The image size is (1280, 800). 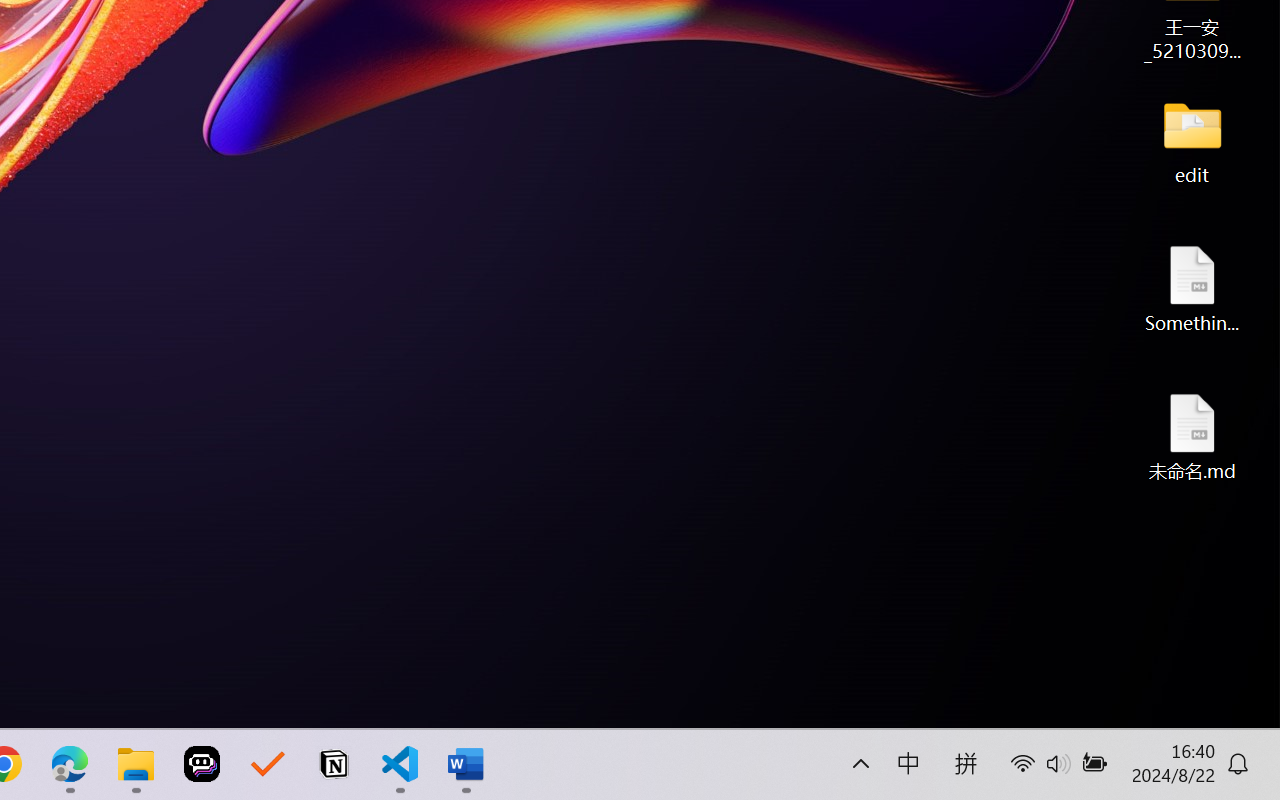 What do you see at coordinates (334, 764) in the screenshot?
I see `'Notion'` at bounding box center [334, 764].